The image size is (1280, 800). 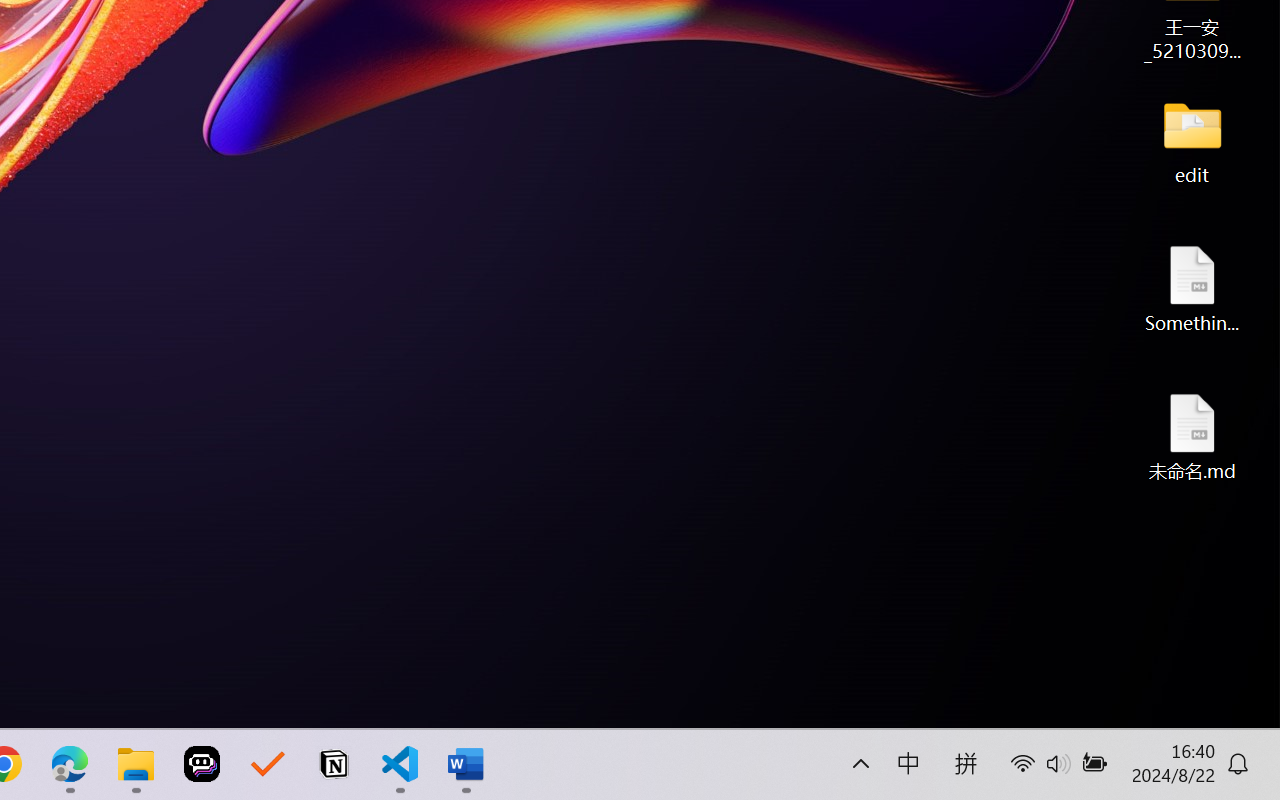 What do you see at coordinates (334, 764) in the screenshot?
I see `'Notion'` at bounding box center [334, 764].